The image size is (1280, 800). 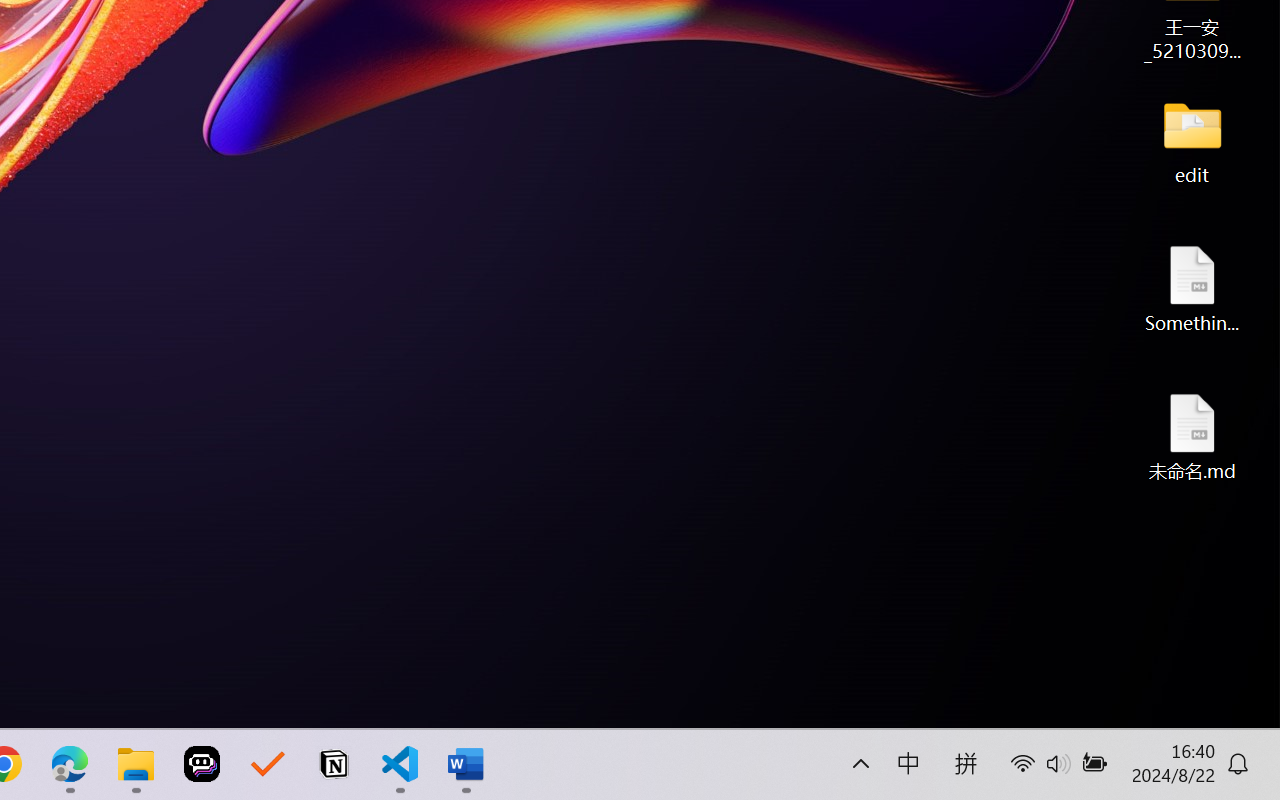 What do you see at coordinates (334, 764) in the screenshot?
I see `'Notion'` at bounding box center [334, 764].